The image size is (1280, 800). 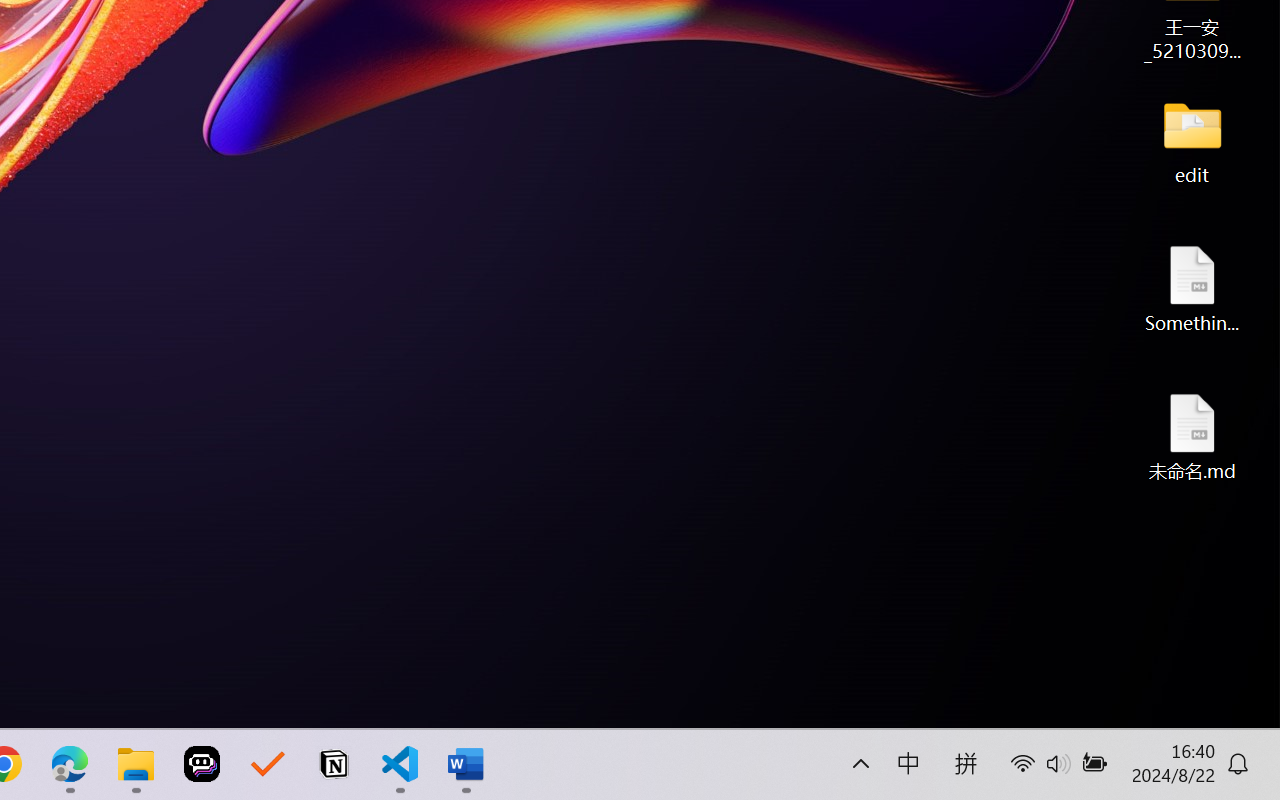 What do you see at coordinates (334, 764) in the screenshot?
I see `'Notion'` at bounding box center [334, 764].